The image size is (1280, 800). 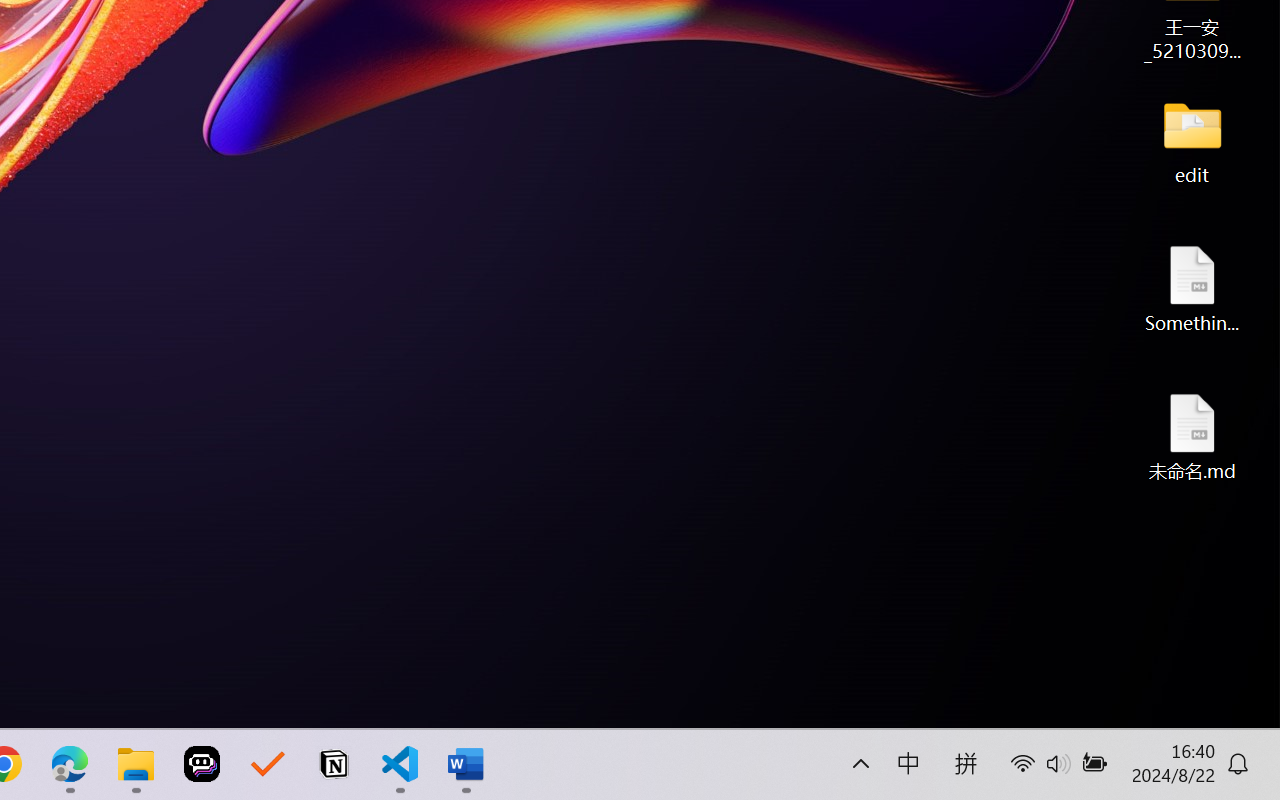 What do you see at coordinates (334, 764) in the screenshot?
I see `'Notion'` at bounding box center [334, 764].